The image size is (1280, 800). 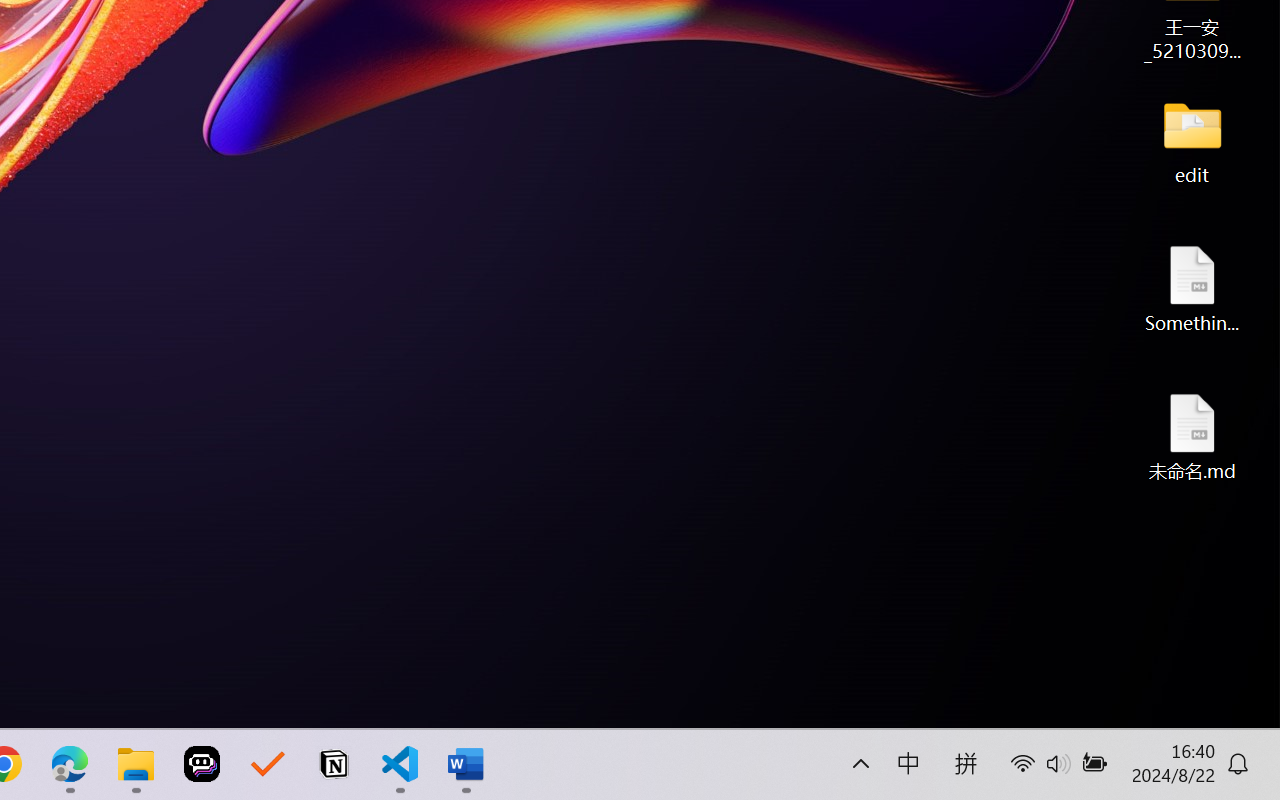 What do you see at coordinates (334, 764) in the screenshot?
I see `'Notion'` at bounding box center [334, 764].